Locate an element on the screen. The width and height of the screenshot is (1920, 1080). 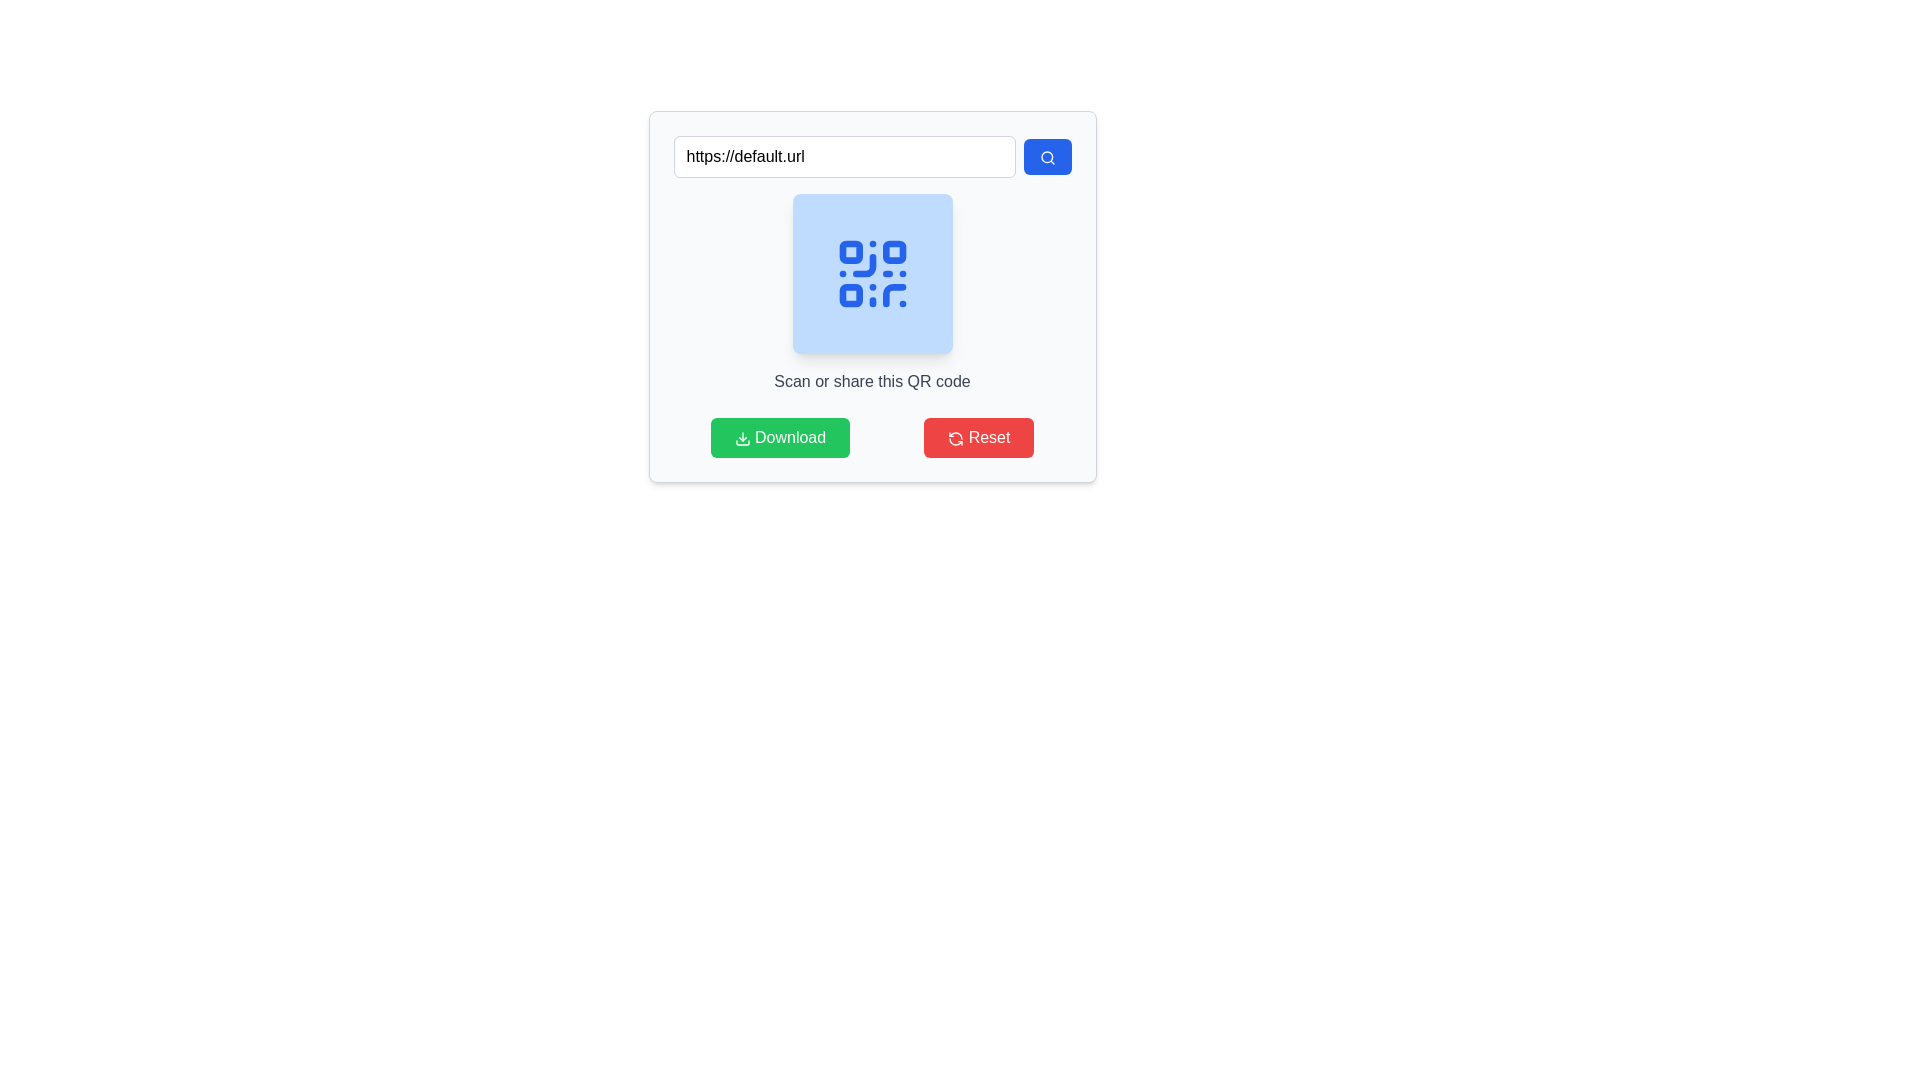
decorative vector graphic component of the QR code icon located in the lower right quadrant of the blue icon using development tools is located at coordinates (893, 295).